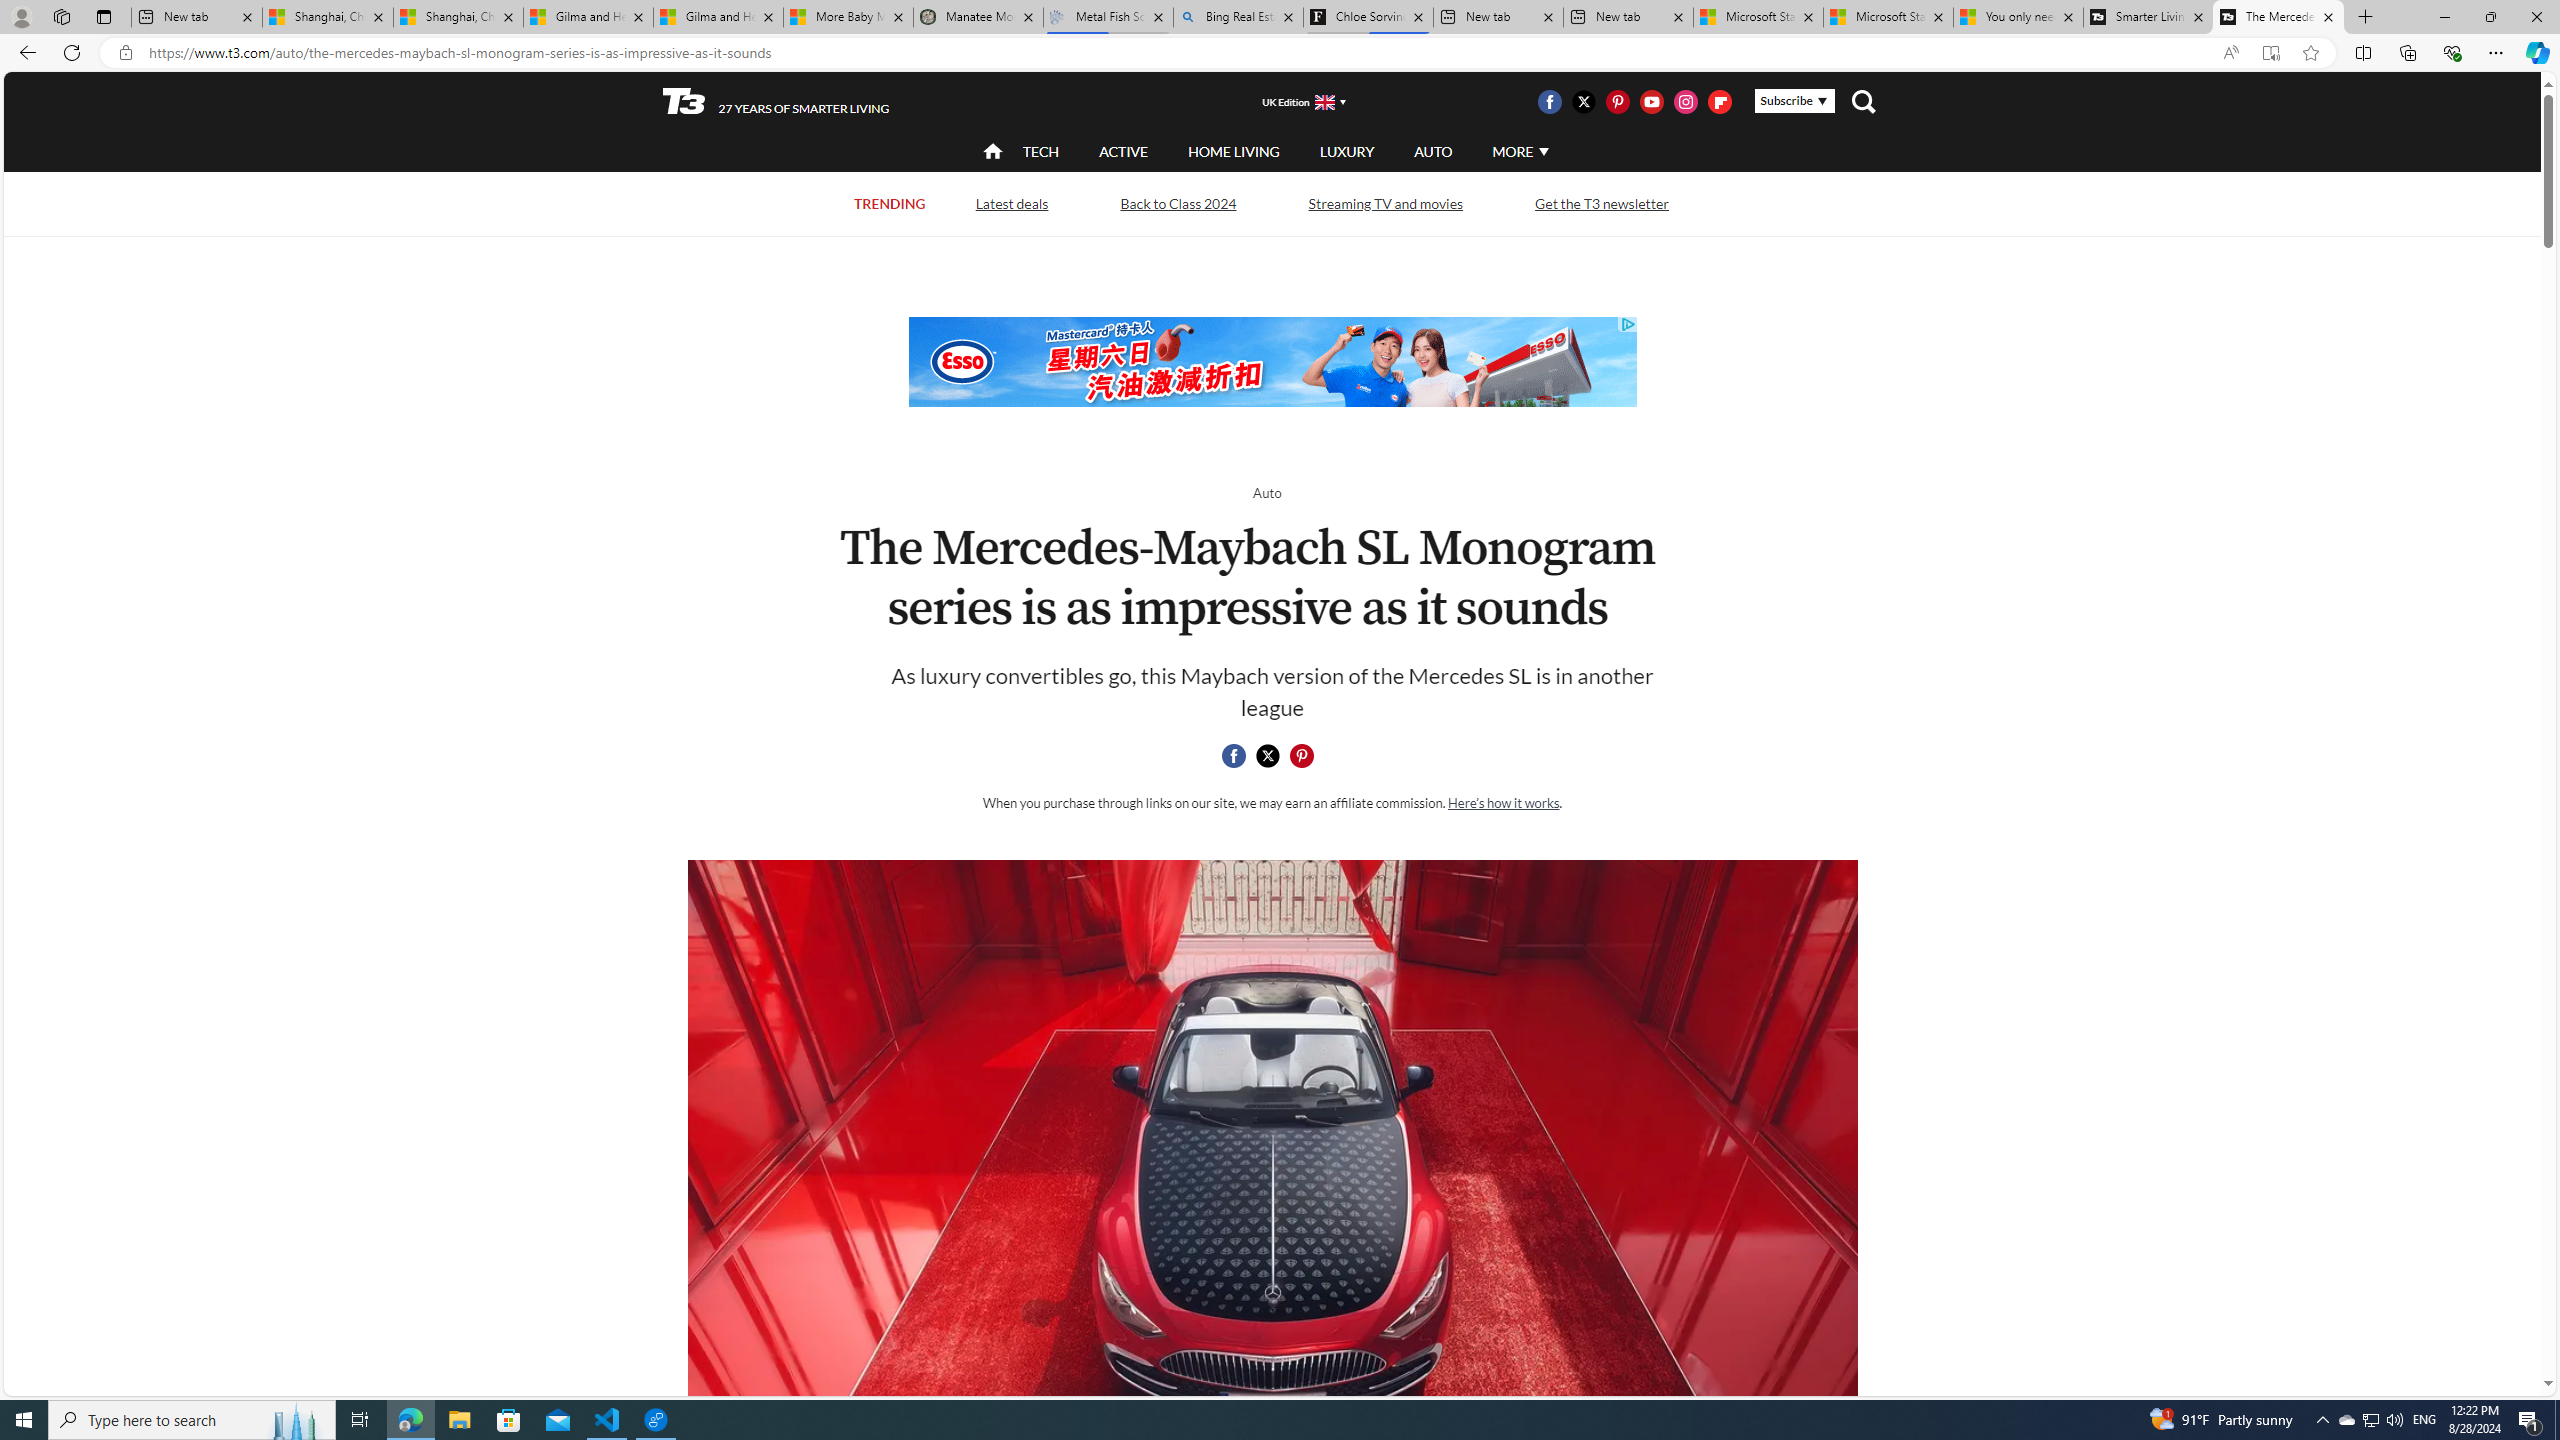 This screenshot has height=1440, width=2560. What do you see at coordinates (684, 99) in the screenshot?
I see `'T3'` at bounding box center [684, 99].